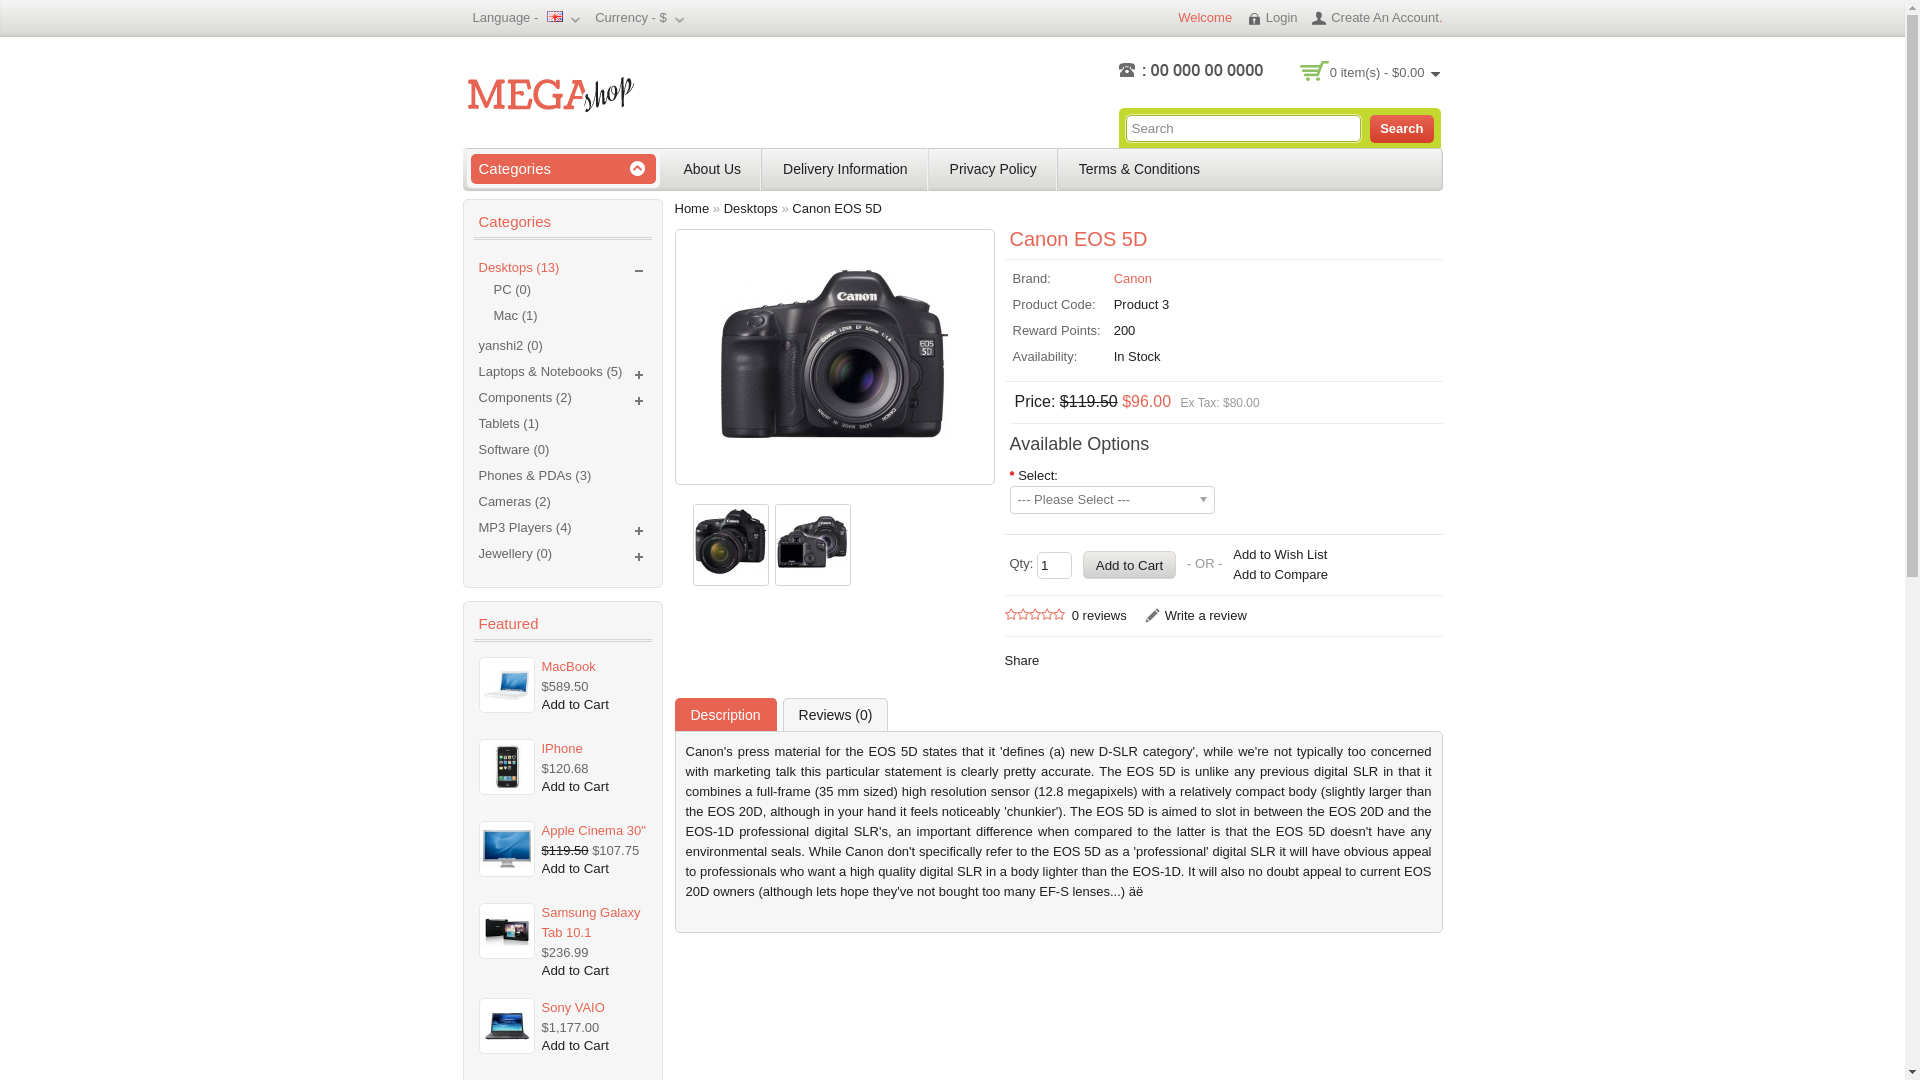  Describe the element at coordinates (513, 500) in the screenshot. I see `'Cameras (2)'` at that location.